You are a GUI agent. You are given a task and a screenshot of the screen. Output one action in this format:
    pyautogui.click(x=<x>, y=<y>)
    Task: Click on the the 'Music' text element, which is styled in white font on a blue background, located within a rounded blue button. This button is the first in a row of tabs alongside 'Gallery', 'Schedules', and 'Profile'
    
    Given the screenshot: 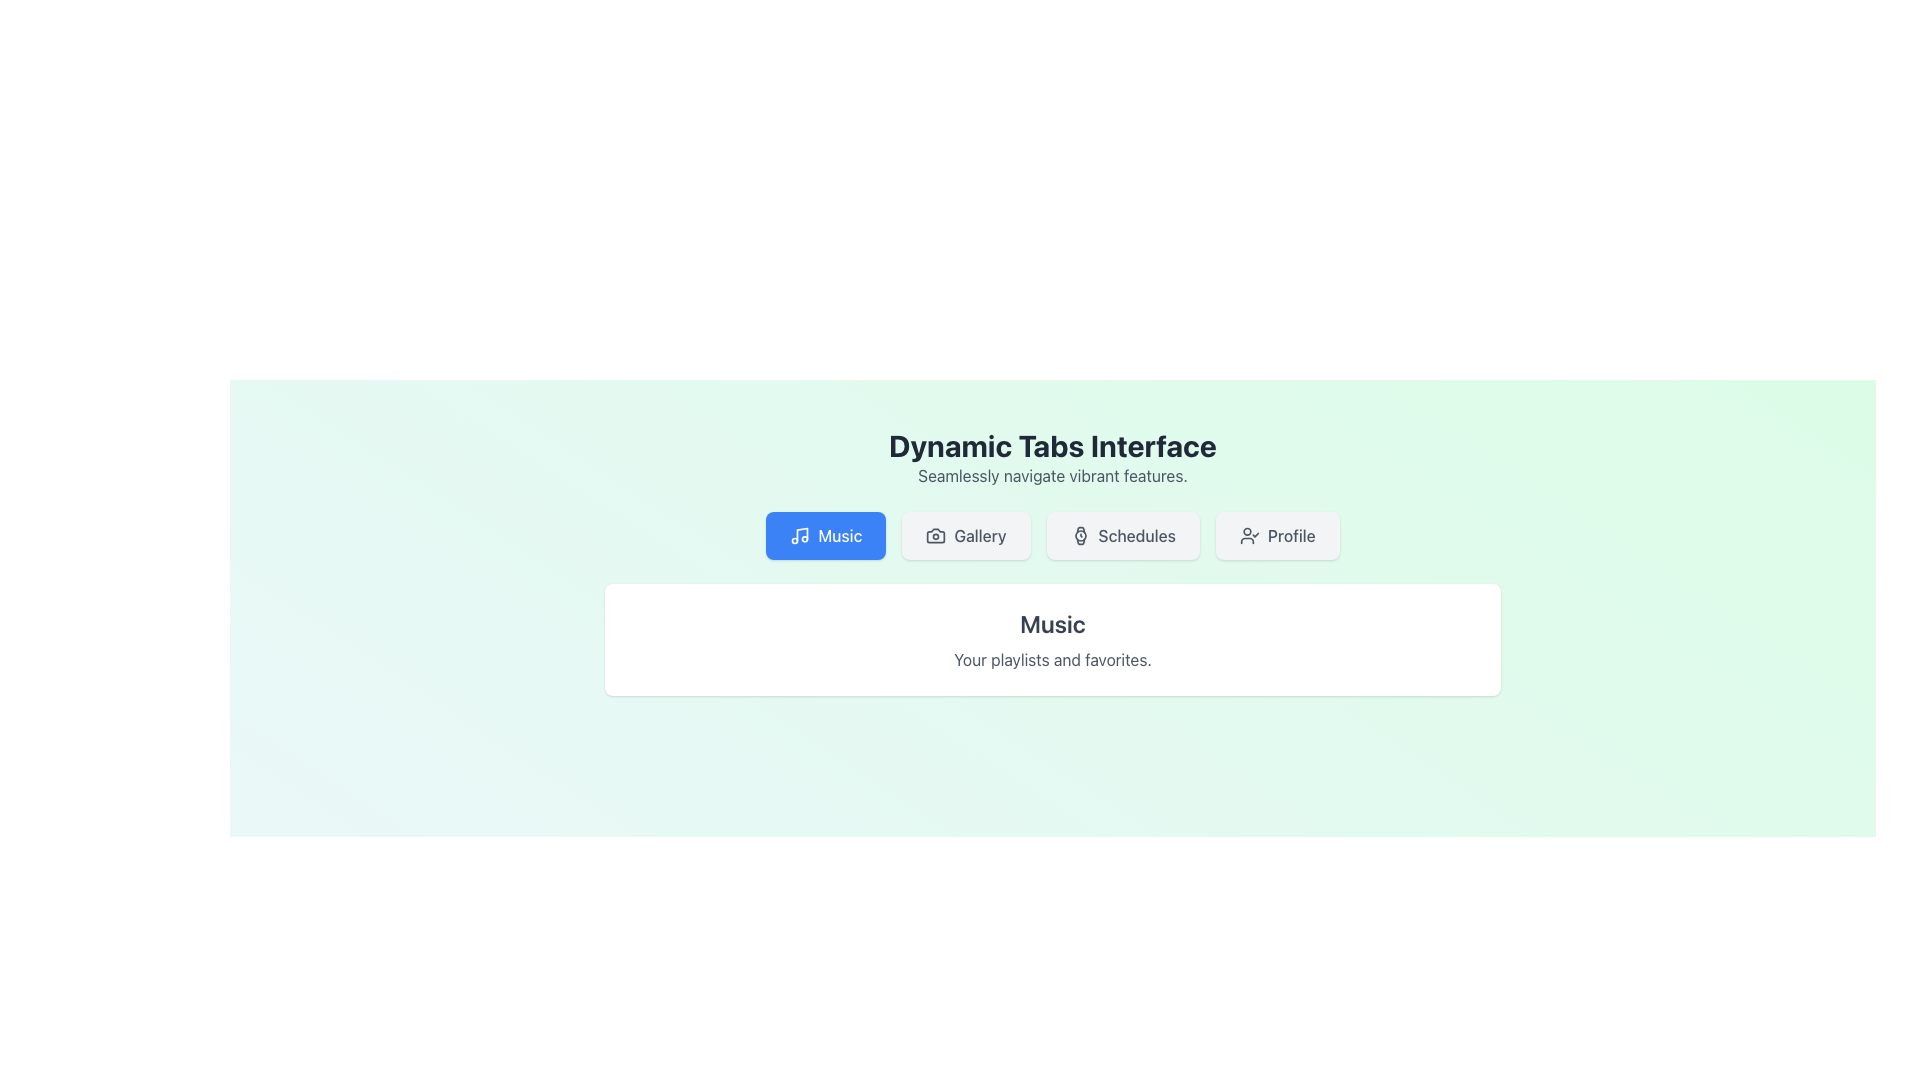 What is the action you would take?
    pyautogui.click(x=840, y=535)
    